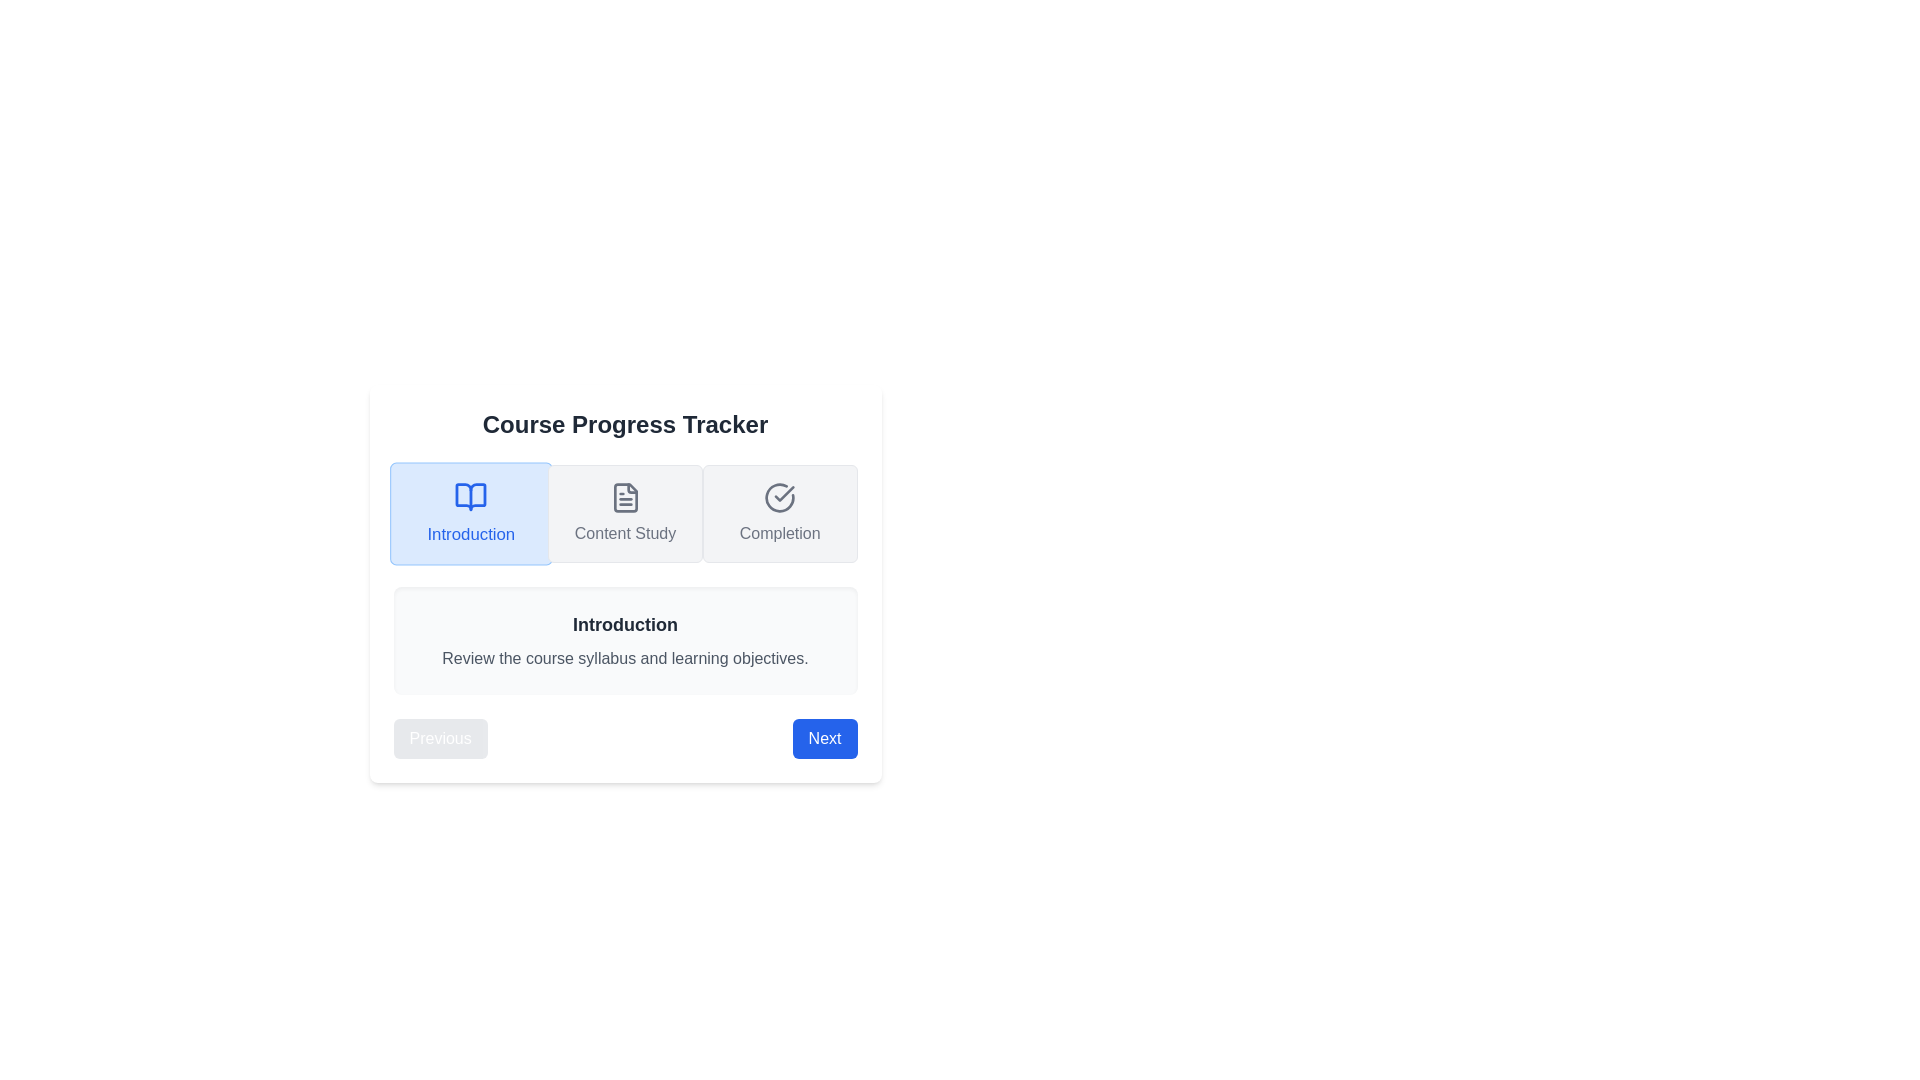 This screenshot has width=1920, height=1080. Describe the element at coordinates (779, 496) in the screenshot. I see `the completion status icon located in the 'Completion' section, which indicates that the associated stage has been successfully completed` at that location.